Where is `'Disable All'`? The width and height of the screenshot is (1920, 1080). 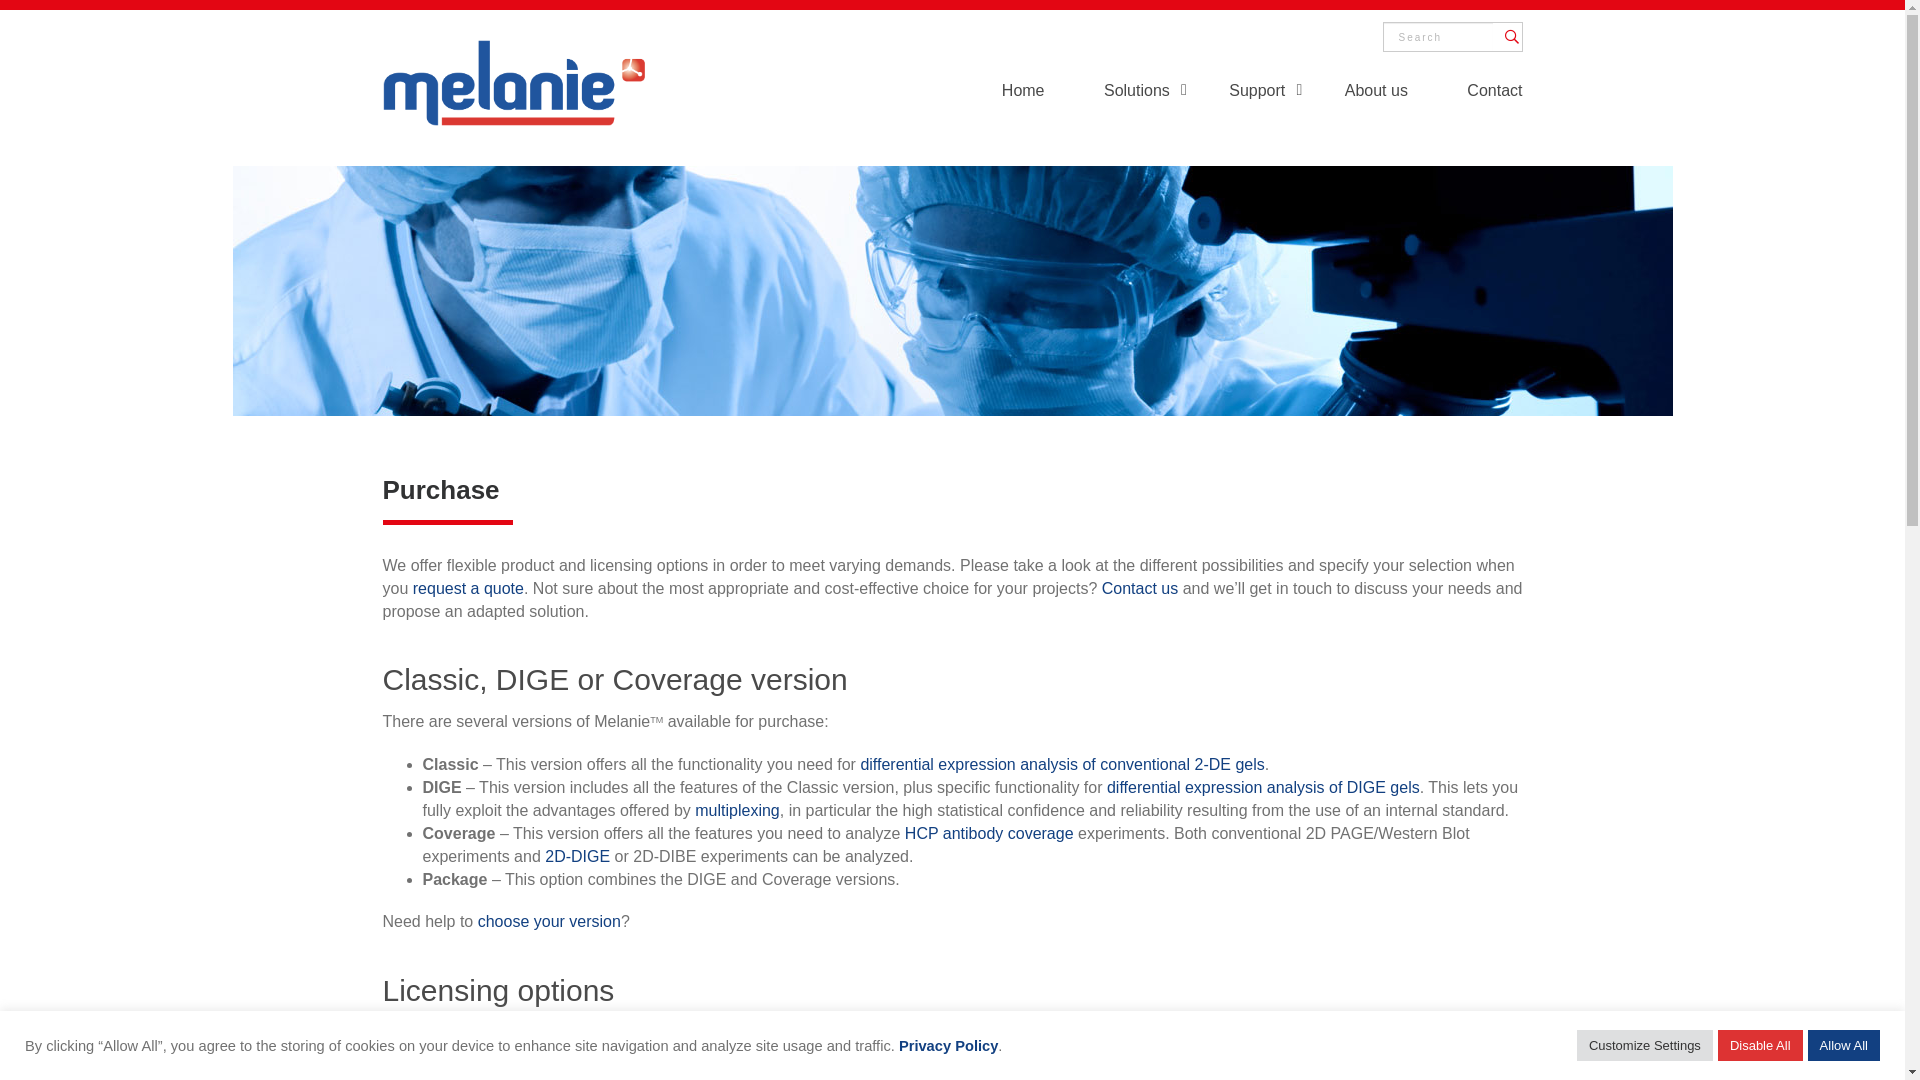
'Disable All' is located at coordinates (1717, 1044).